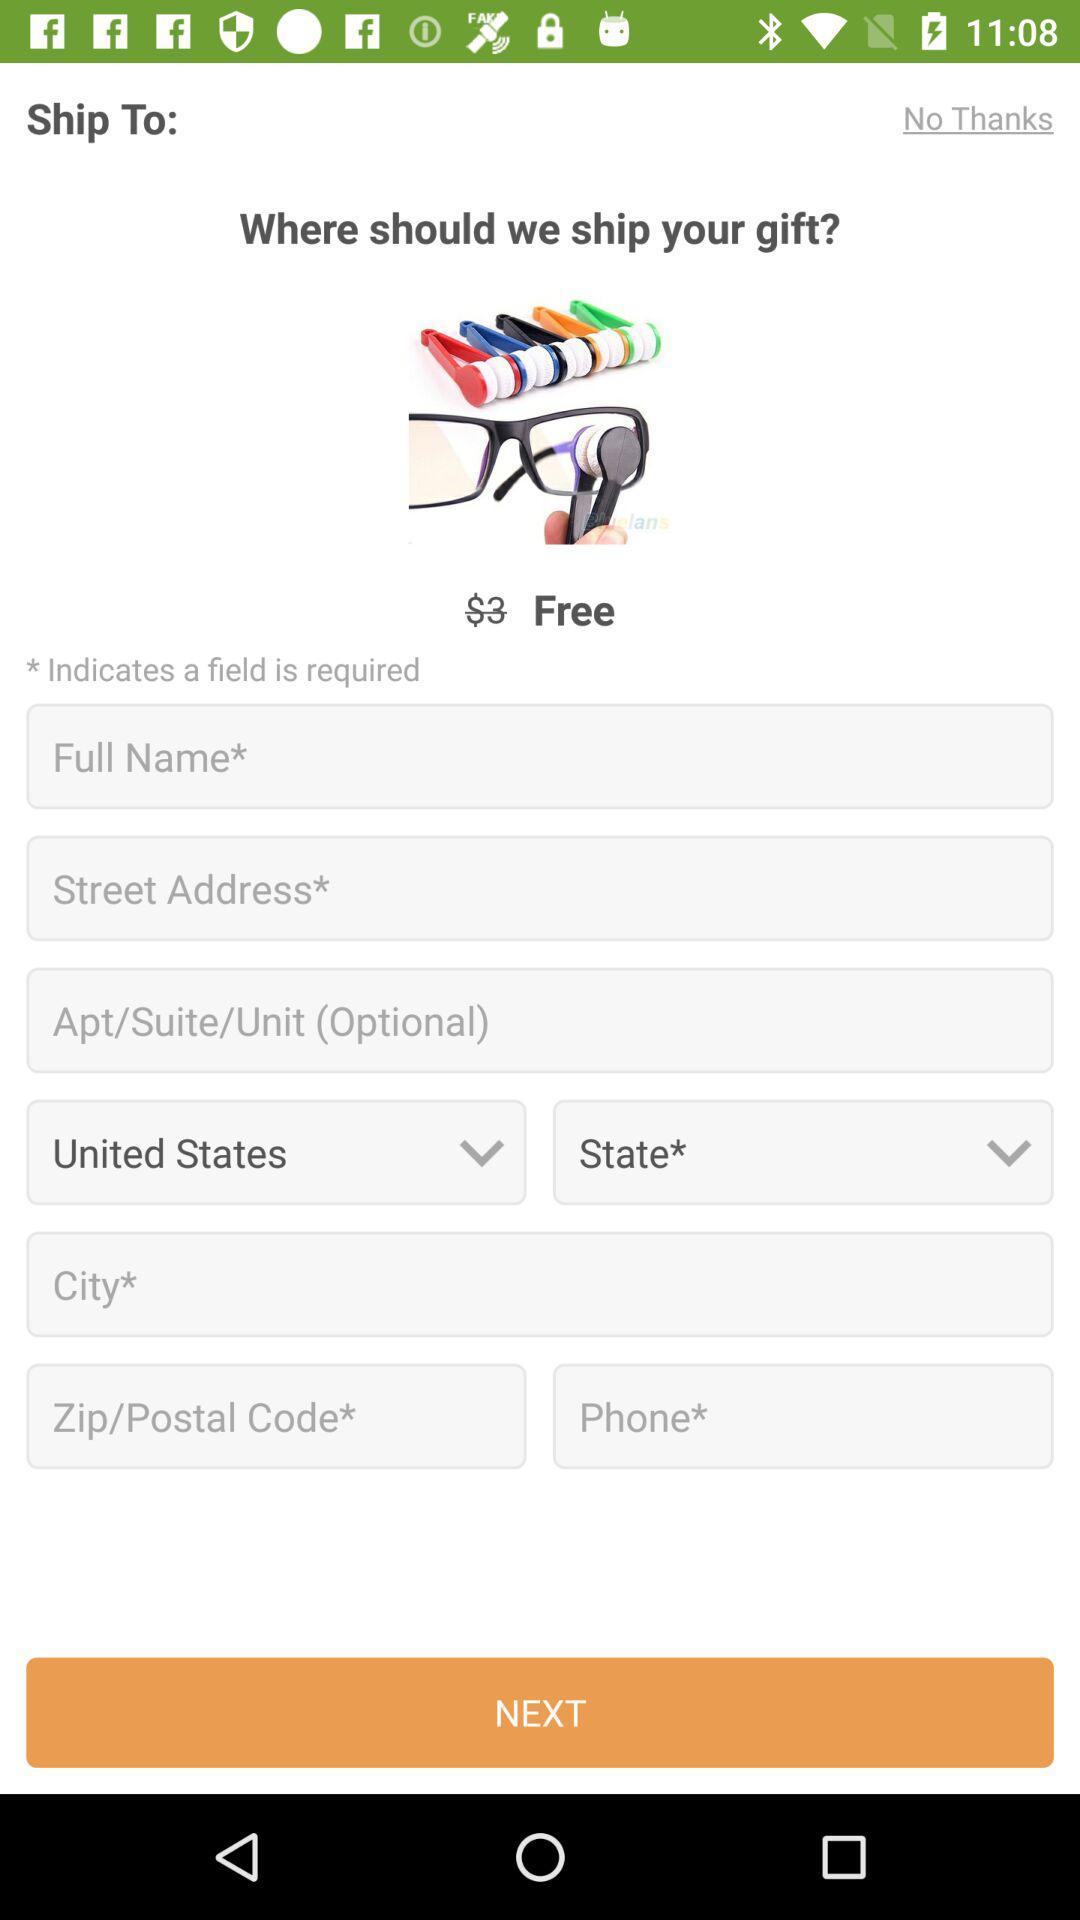  Describe the element at coordinates (802, 1415) in the screenshot. I see `phone number box` at that location.